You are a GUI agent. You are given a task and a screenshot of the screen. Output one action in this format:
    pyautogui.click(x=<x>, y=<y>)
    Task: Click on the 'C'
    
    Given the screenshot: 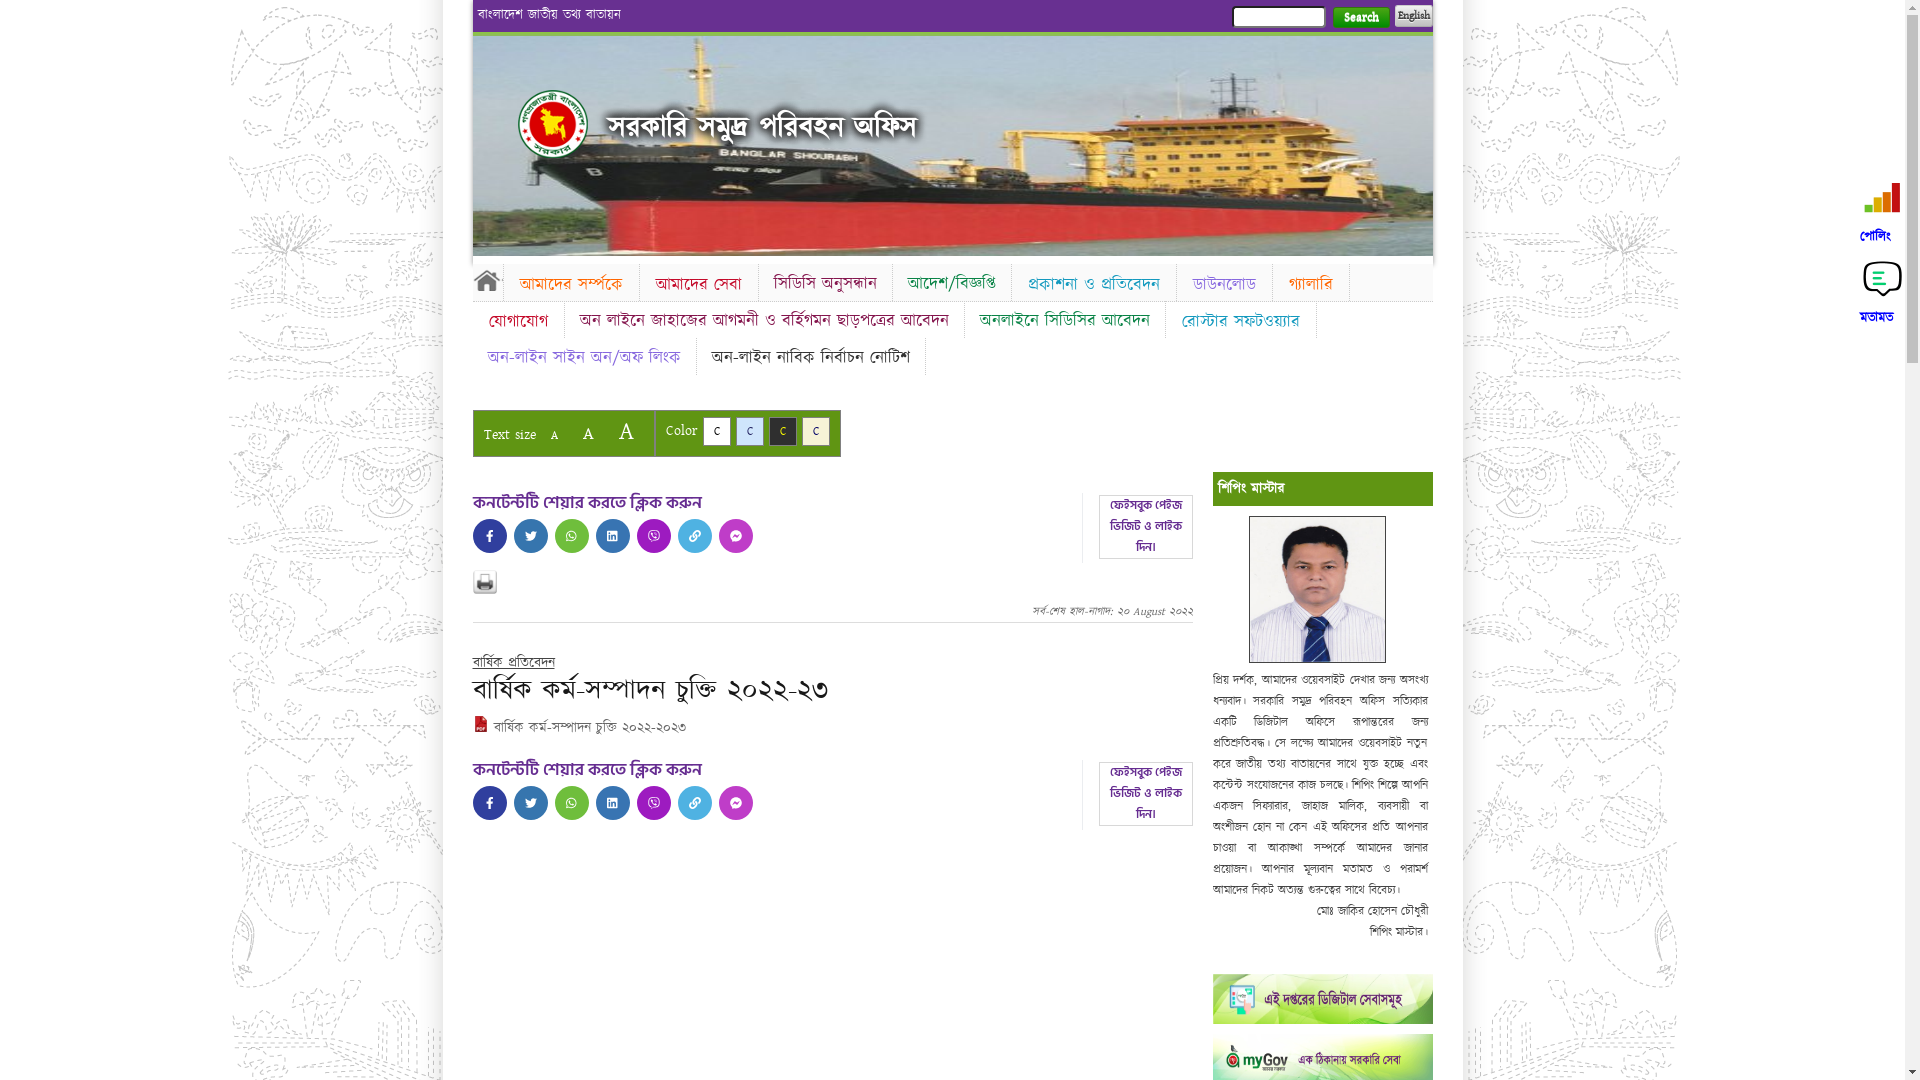 What is the action you would take?
    pyautogui.click(x=781, y=430)
    